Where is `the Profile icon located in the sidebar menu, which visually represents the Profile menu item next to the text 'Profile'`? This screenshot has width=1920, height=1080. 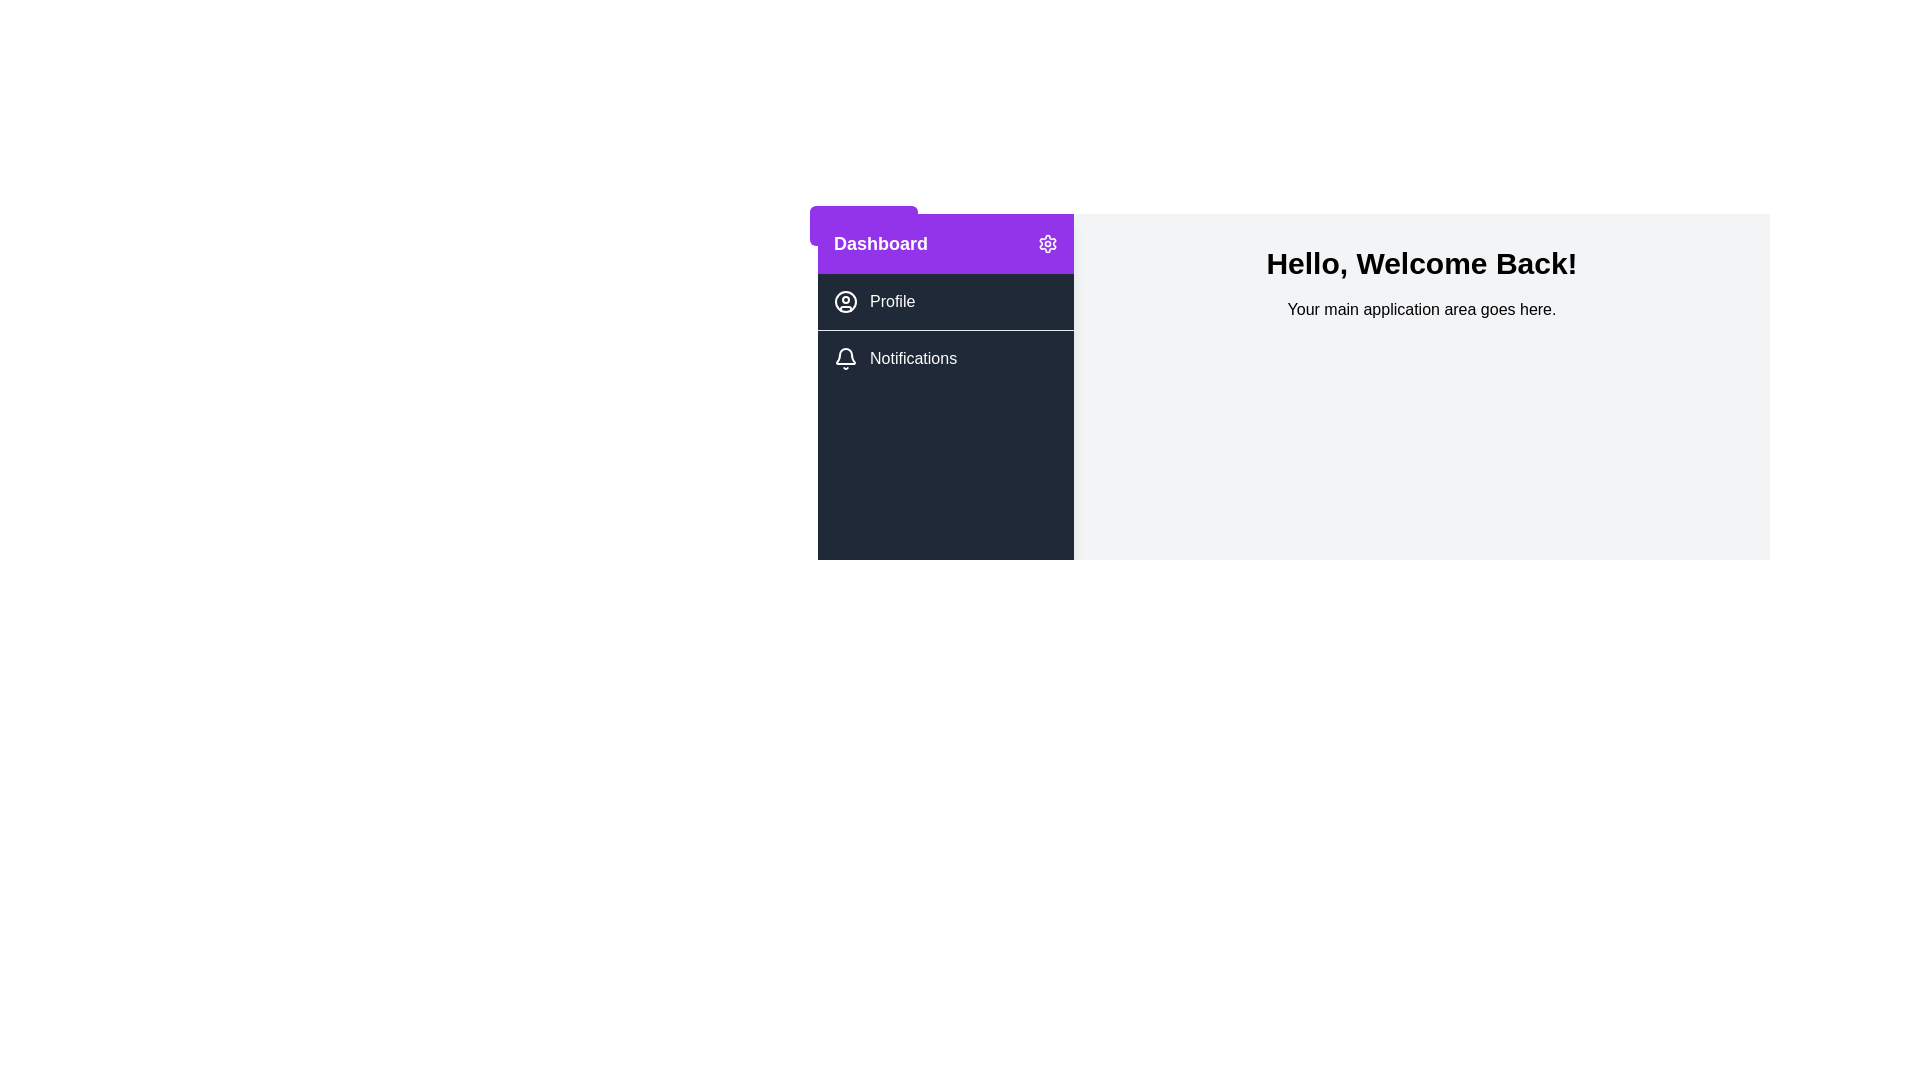
the Profile icon located in the sidebar menu, which visually represents the Profile menu item next to the text 'Profile' is located at coordinates (845, 301).